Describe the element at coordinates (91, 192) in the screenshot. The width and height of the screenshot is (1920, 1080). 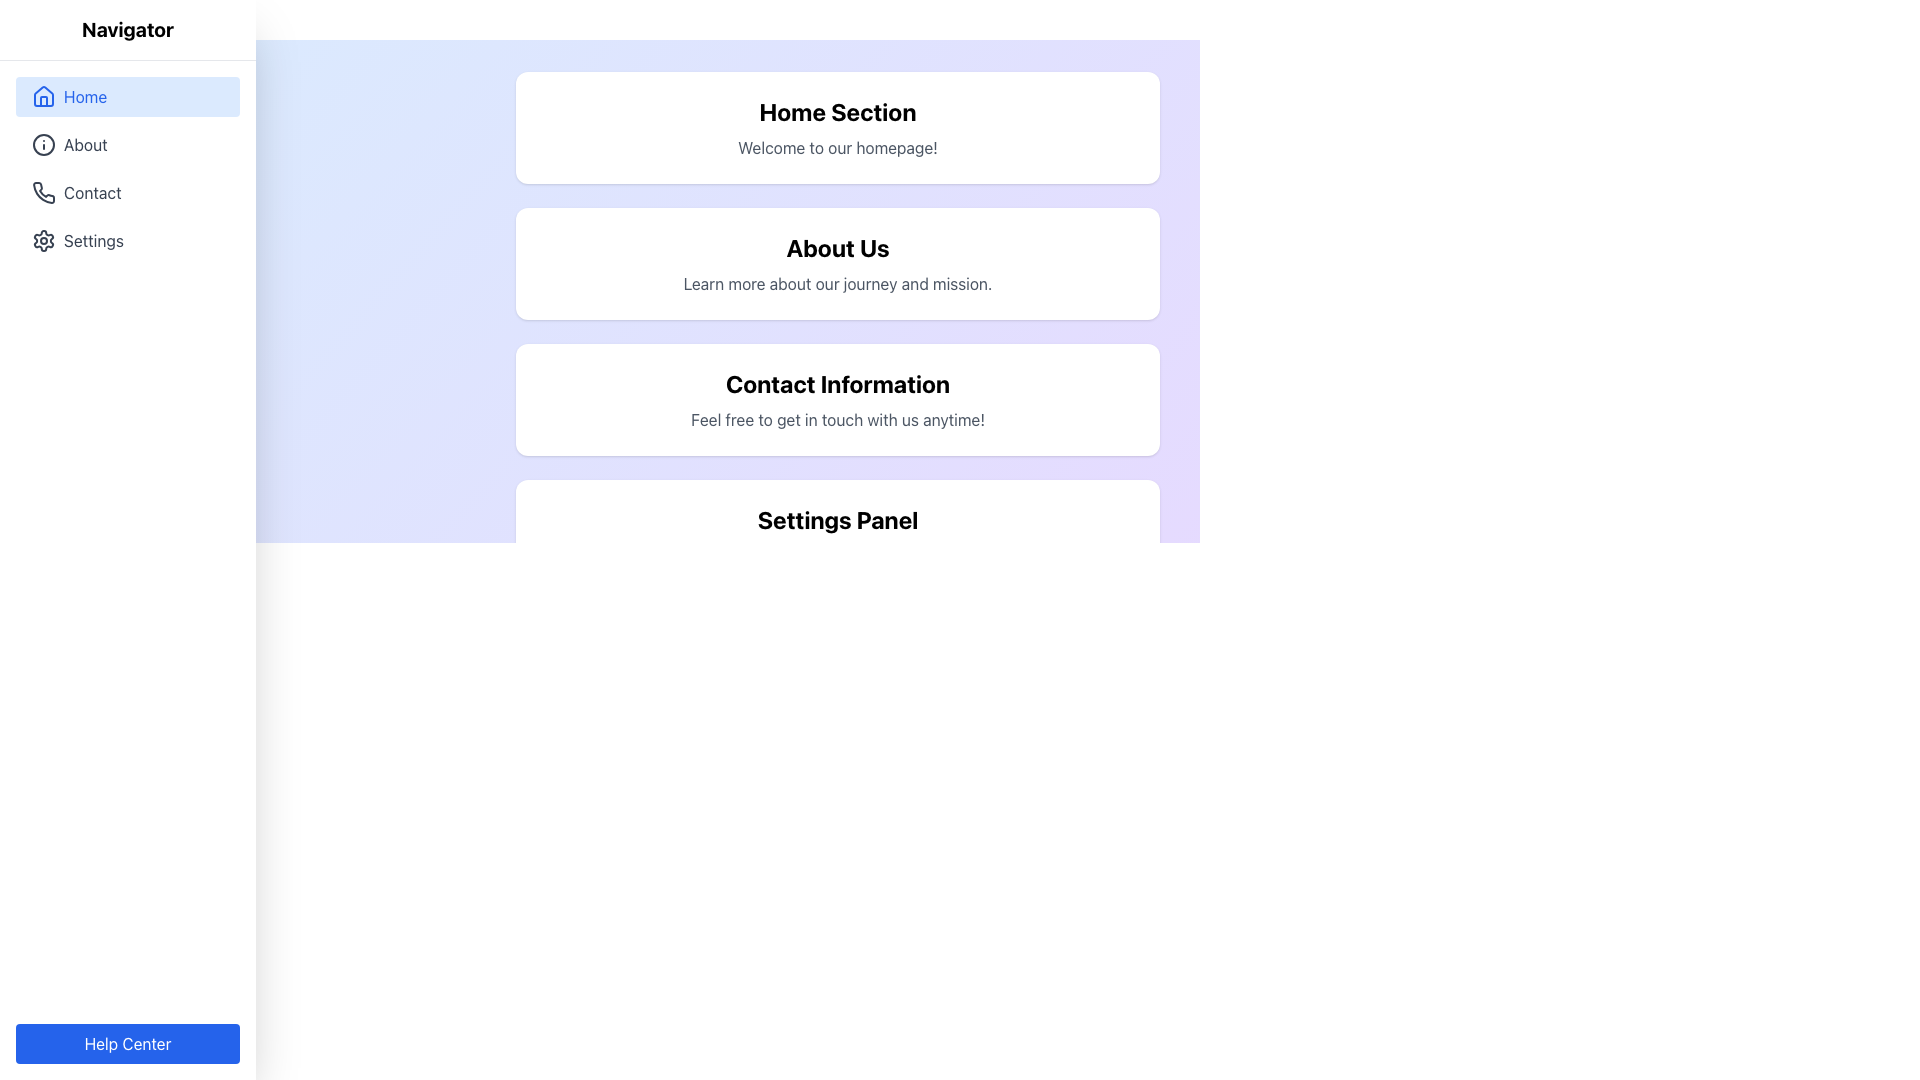
I see `the 'Contact' text label in the left-side navigation panel, which is located below the 'About' item and above the 'Settings' item` at that location.